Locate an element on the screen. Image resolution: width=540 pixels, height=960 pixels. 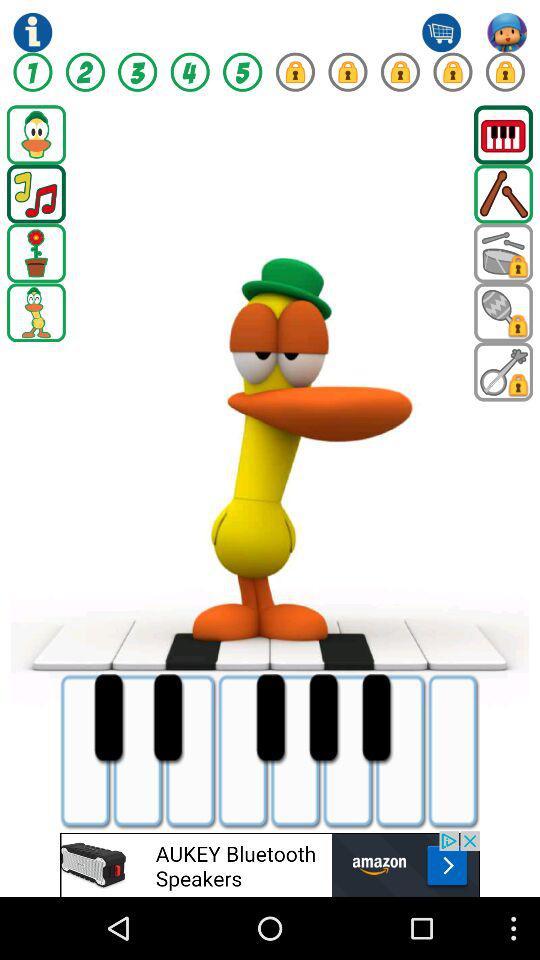
the lock icon is located at coordinates (504, 77).